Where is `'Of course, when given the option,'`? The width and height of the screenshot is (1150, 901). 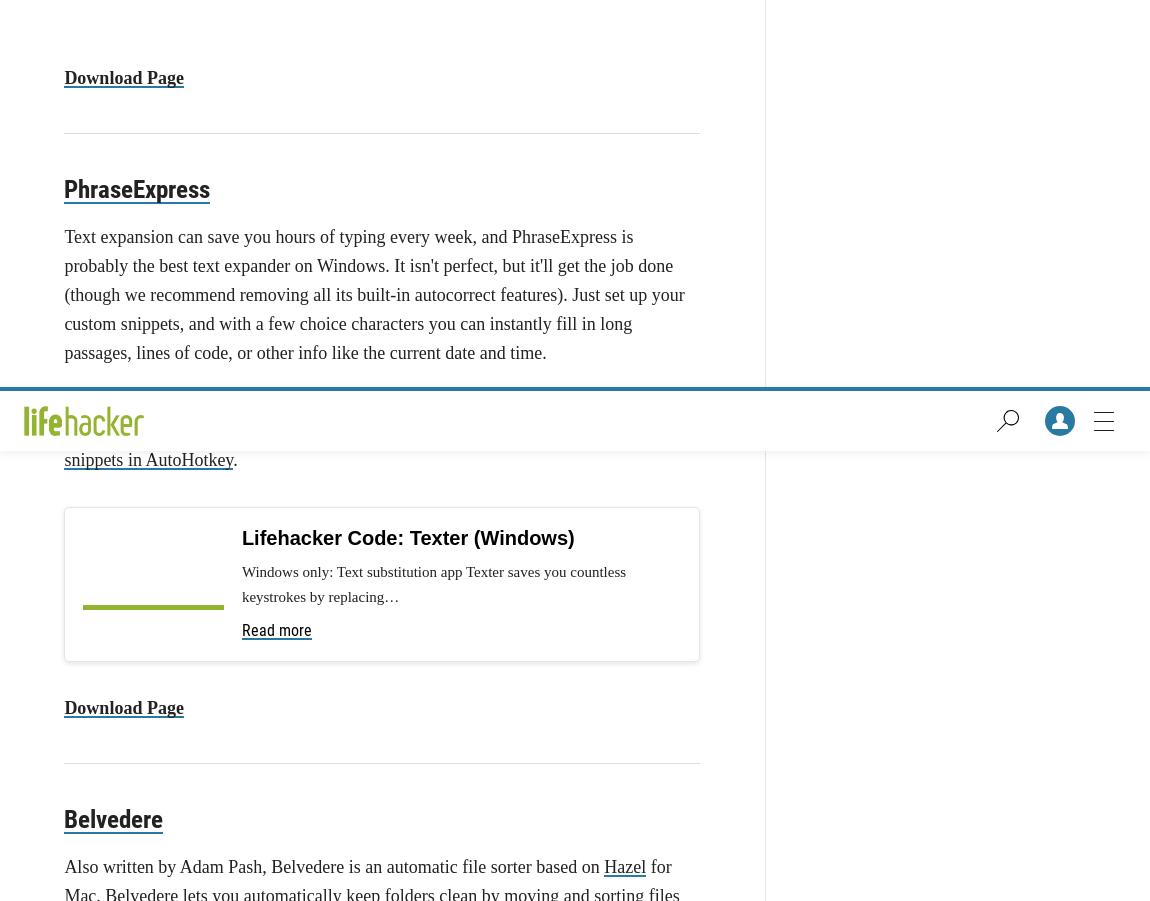
'Of course, when given the option,' is located at coordinates (187, 640).